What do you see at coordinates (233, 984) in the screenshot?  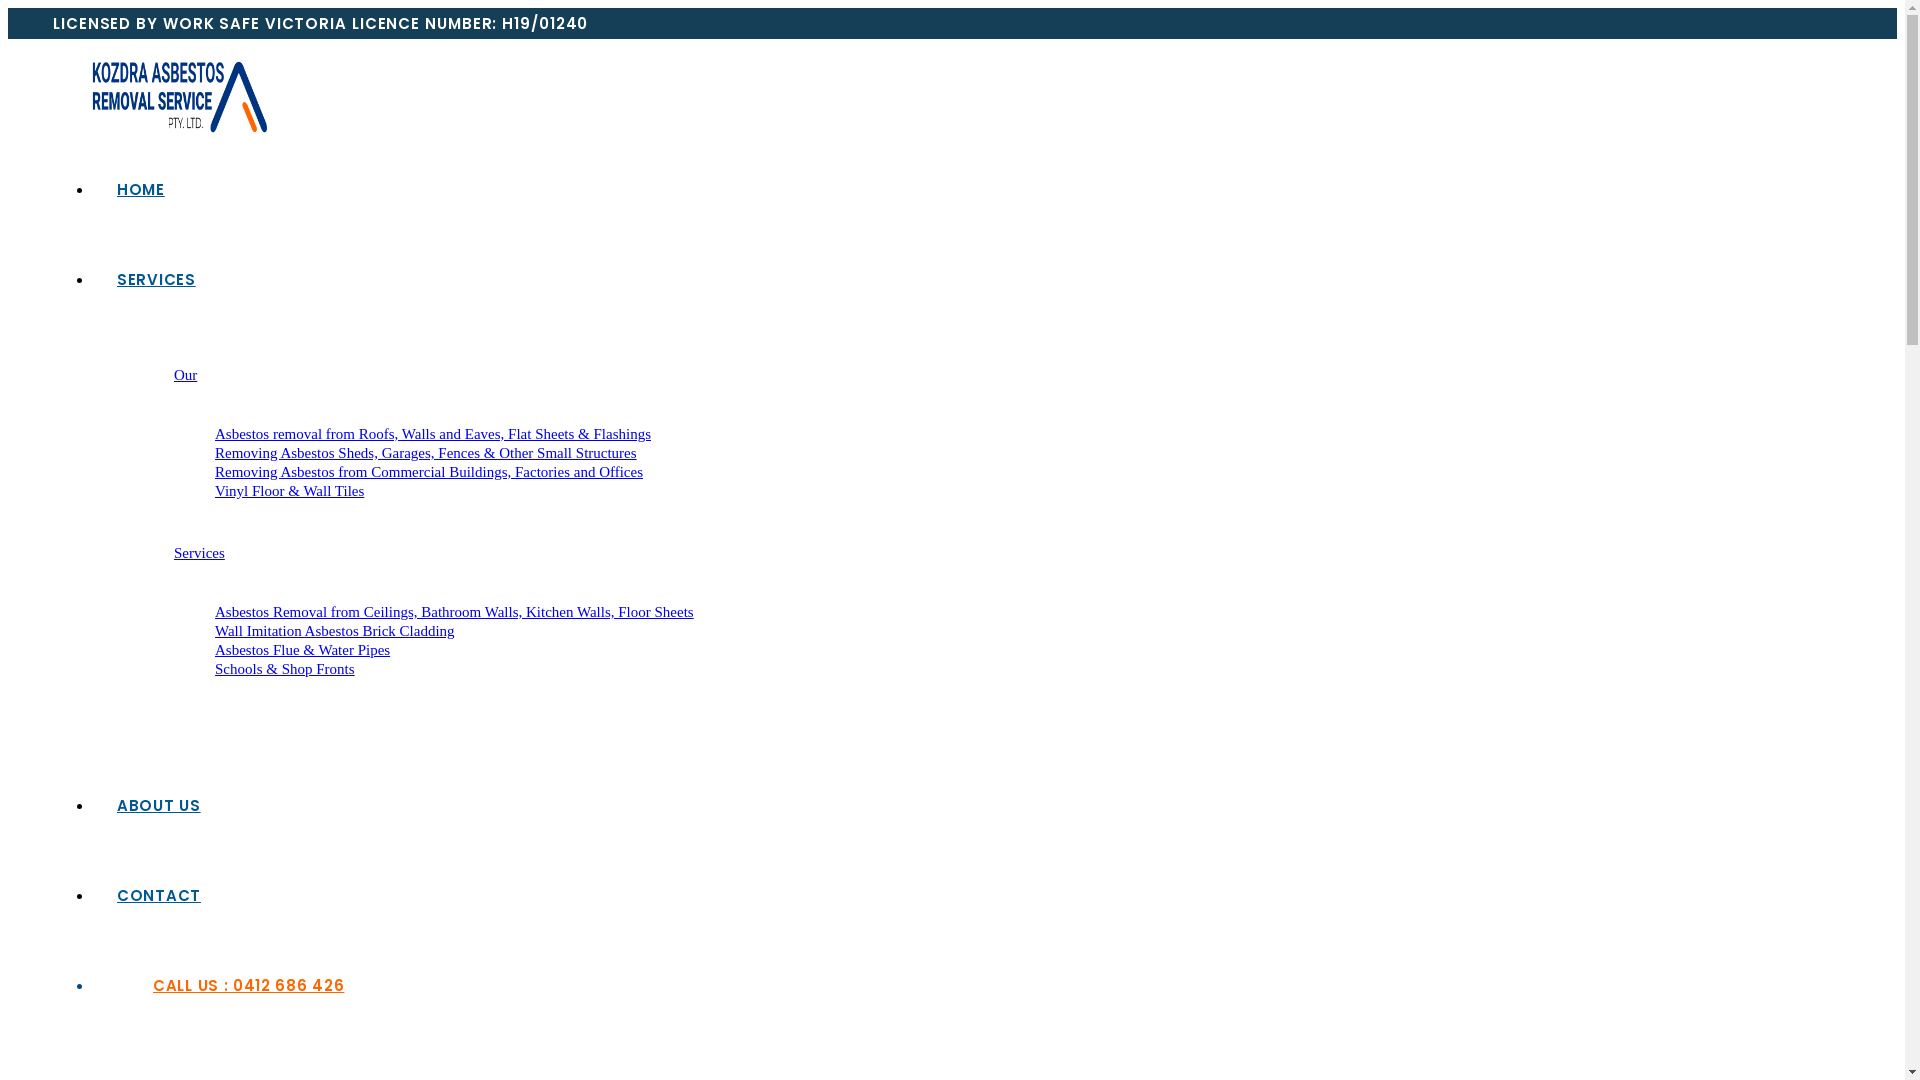 I see `'CALL US : 0412 686 426'` at bounding box center [233, 984].